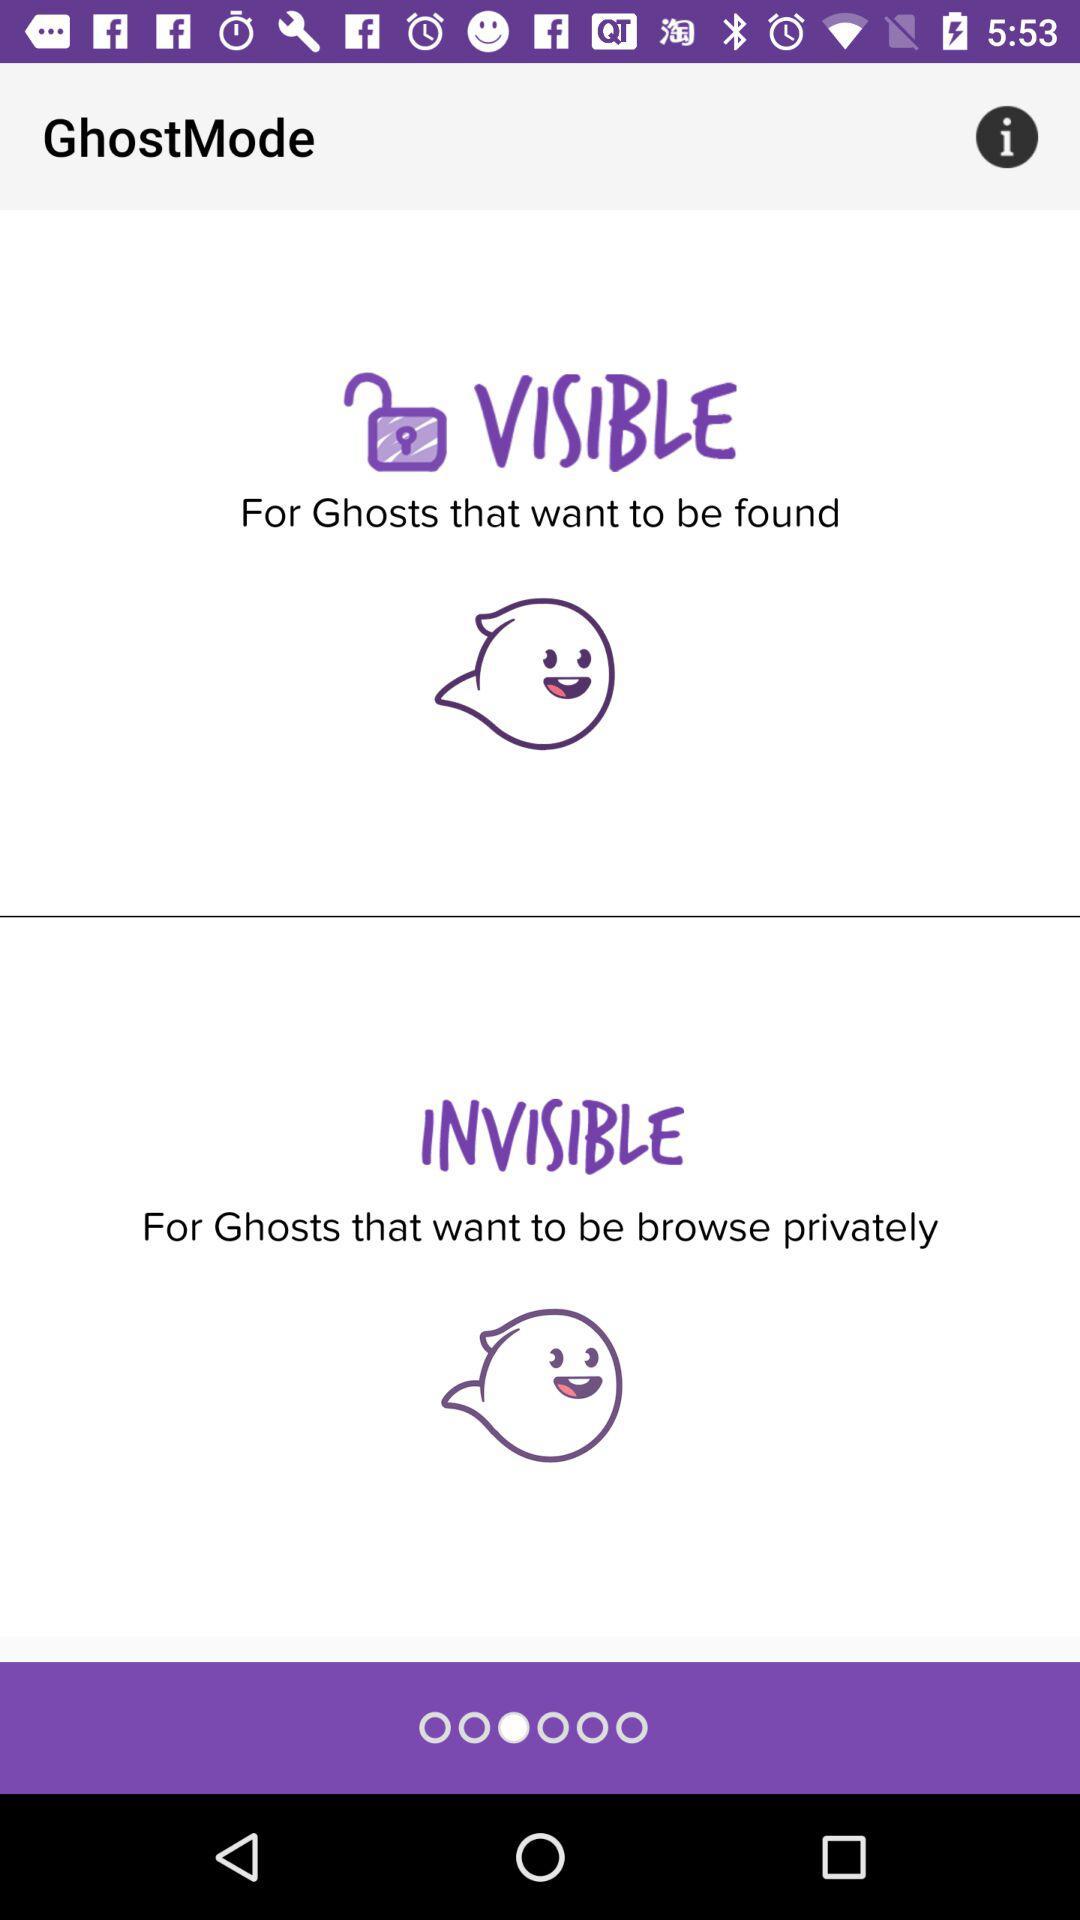 This screenshot has width=1080, height=1920. What do you see at coordinates (1006, 135) in the screenshot?
I see `app next to ghostmode app` at bounding box center [1006, 135].